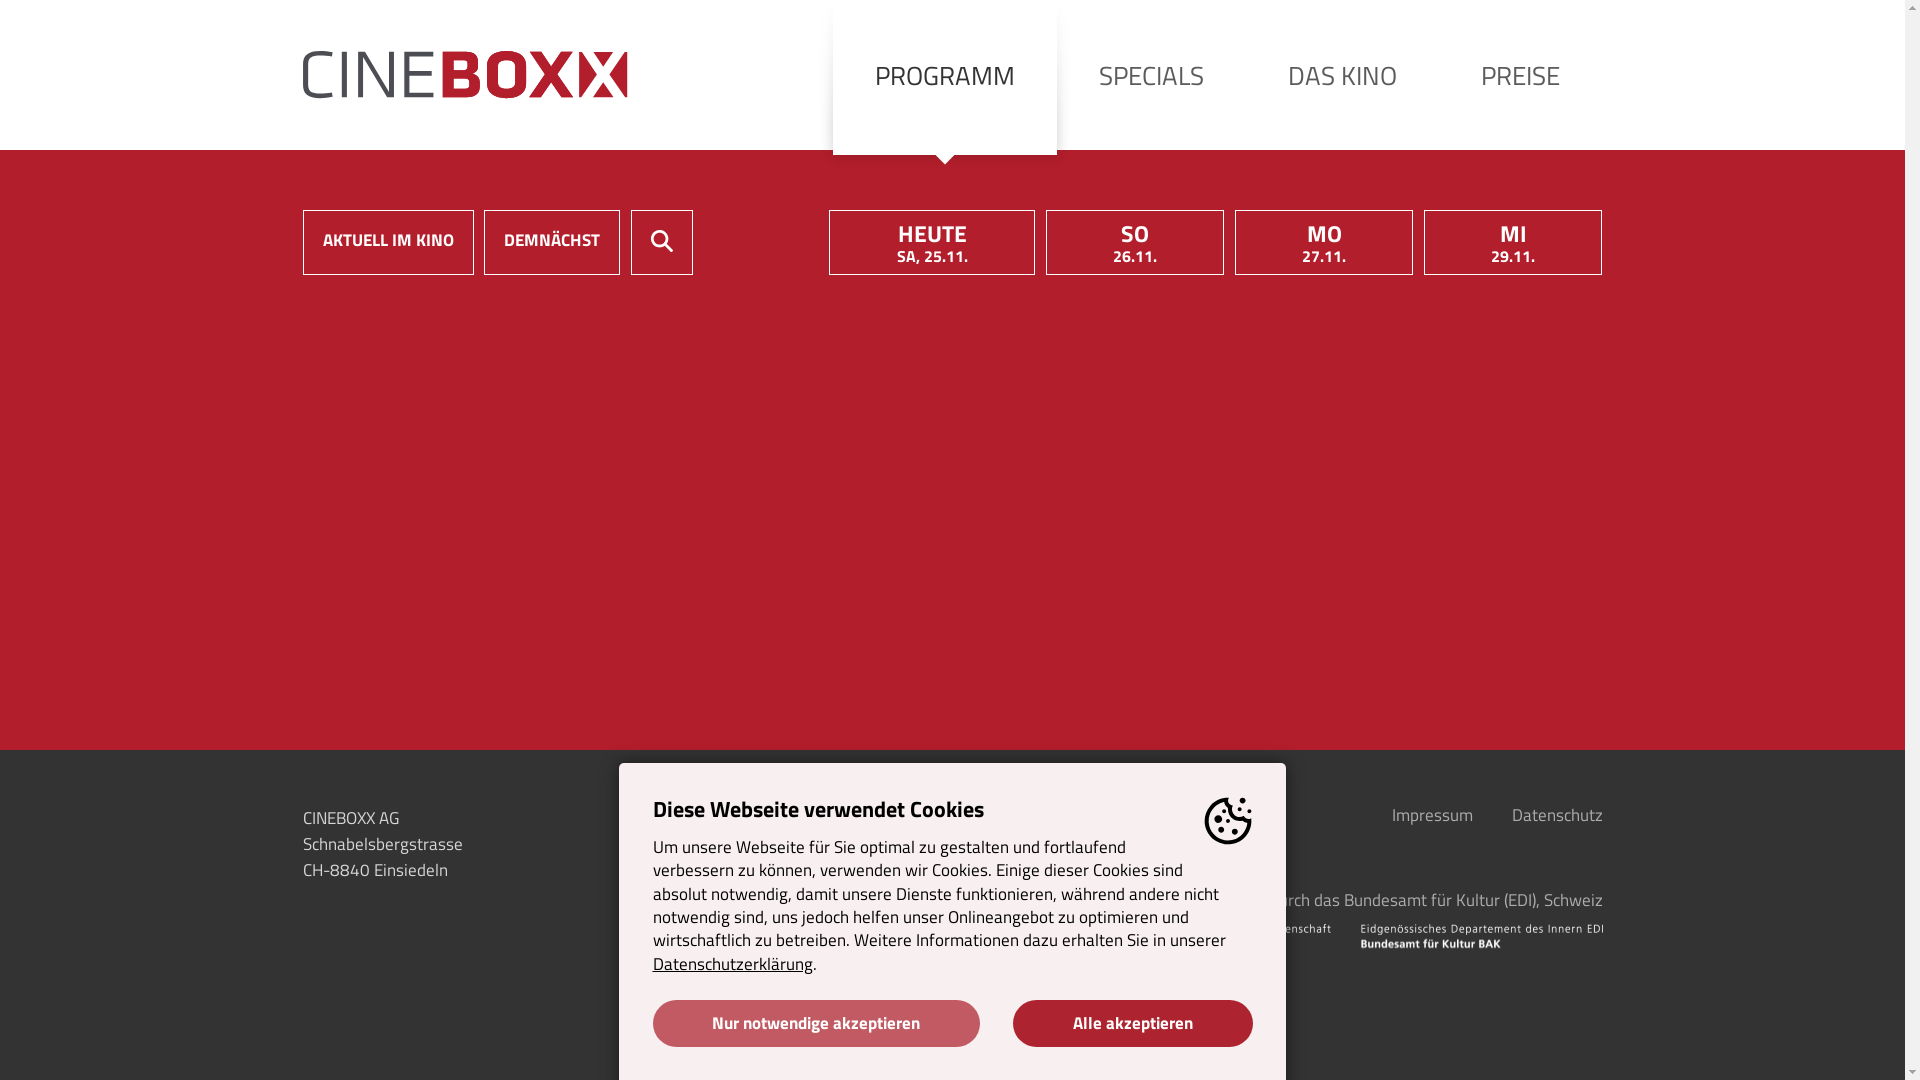  I want to click on 'SO, so click(1135, 241).